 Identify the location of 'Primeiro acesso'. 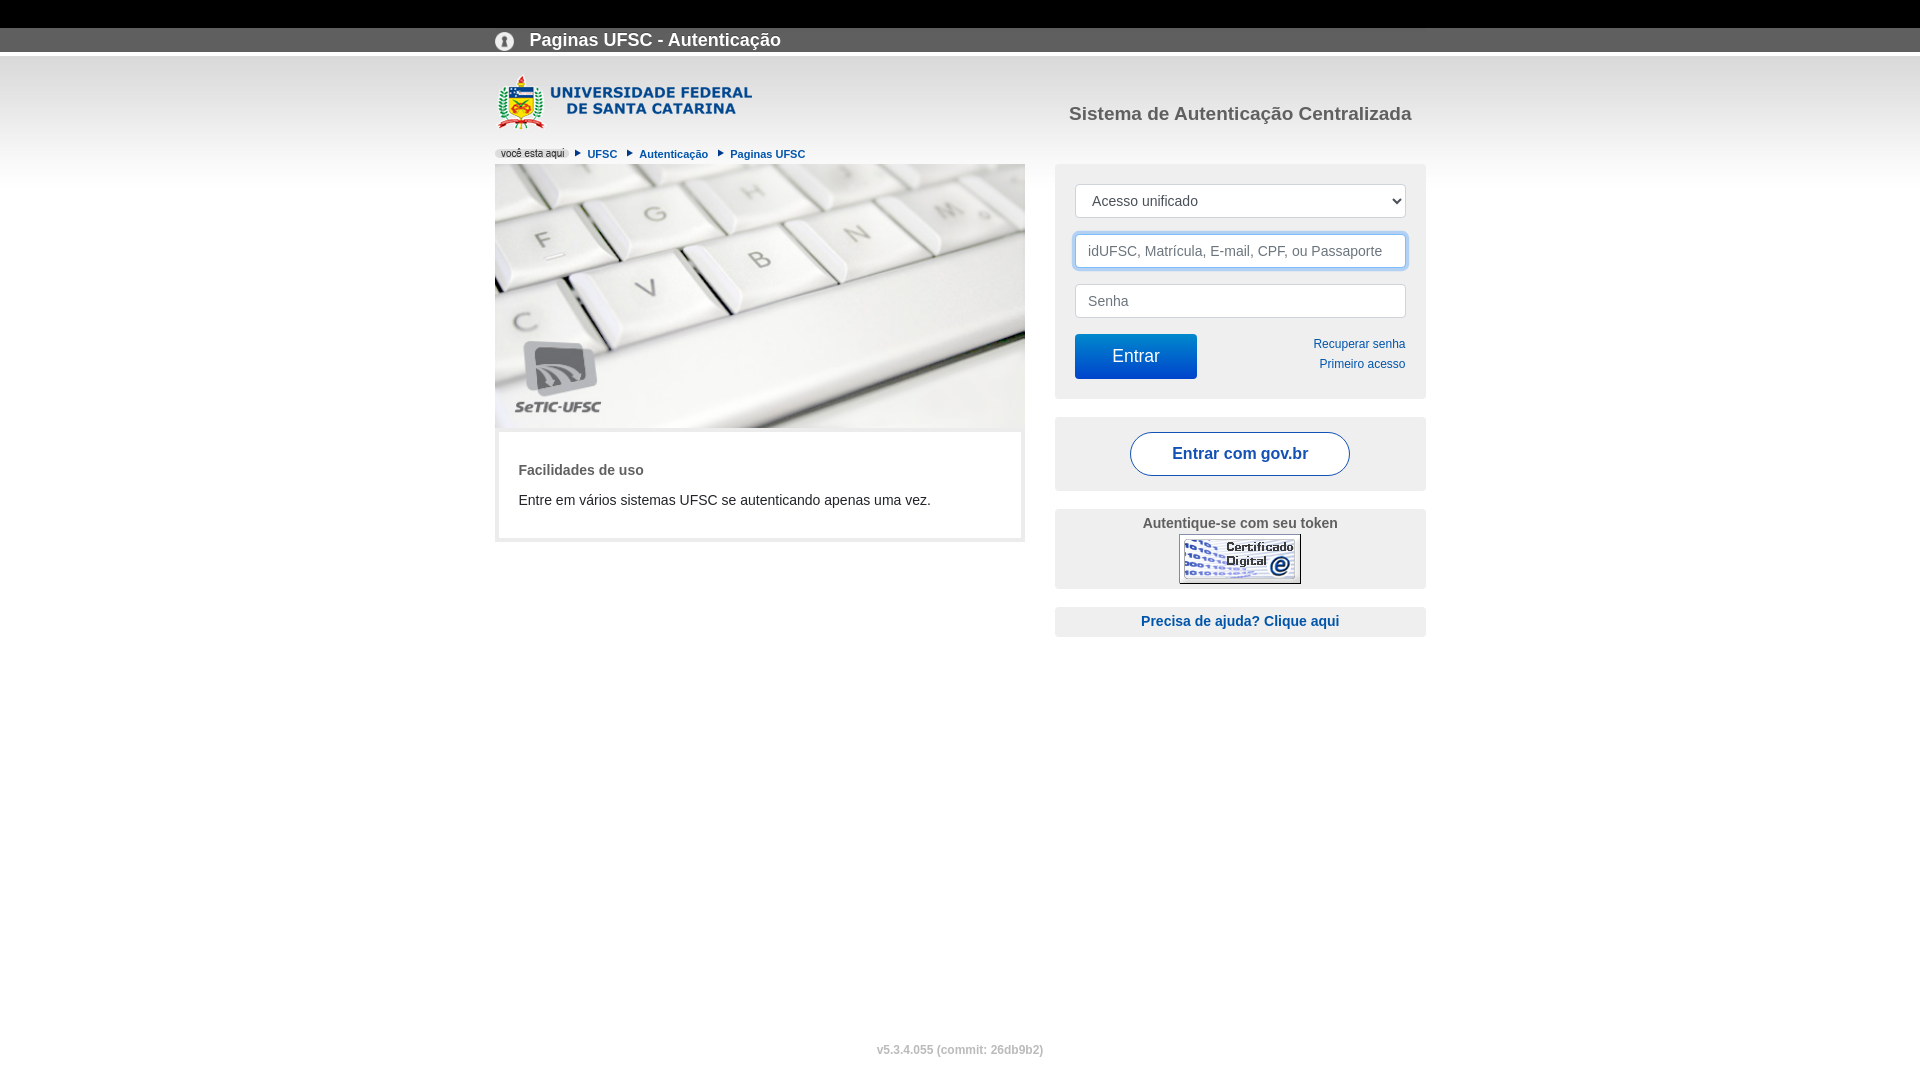
(1361, 363).